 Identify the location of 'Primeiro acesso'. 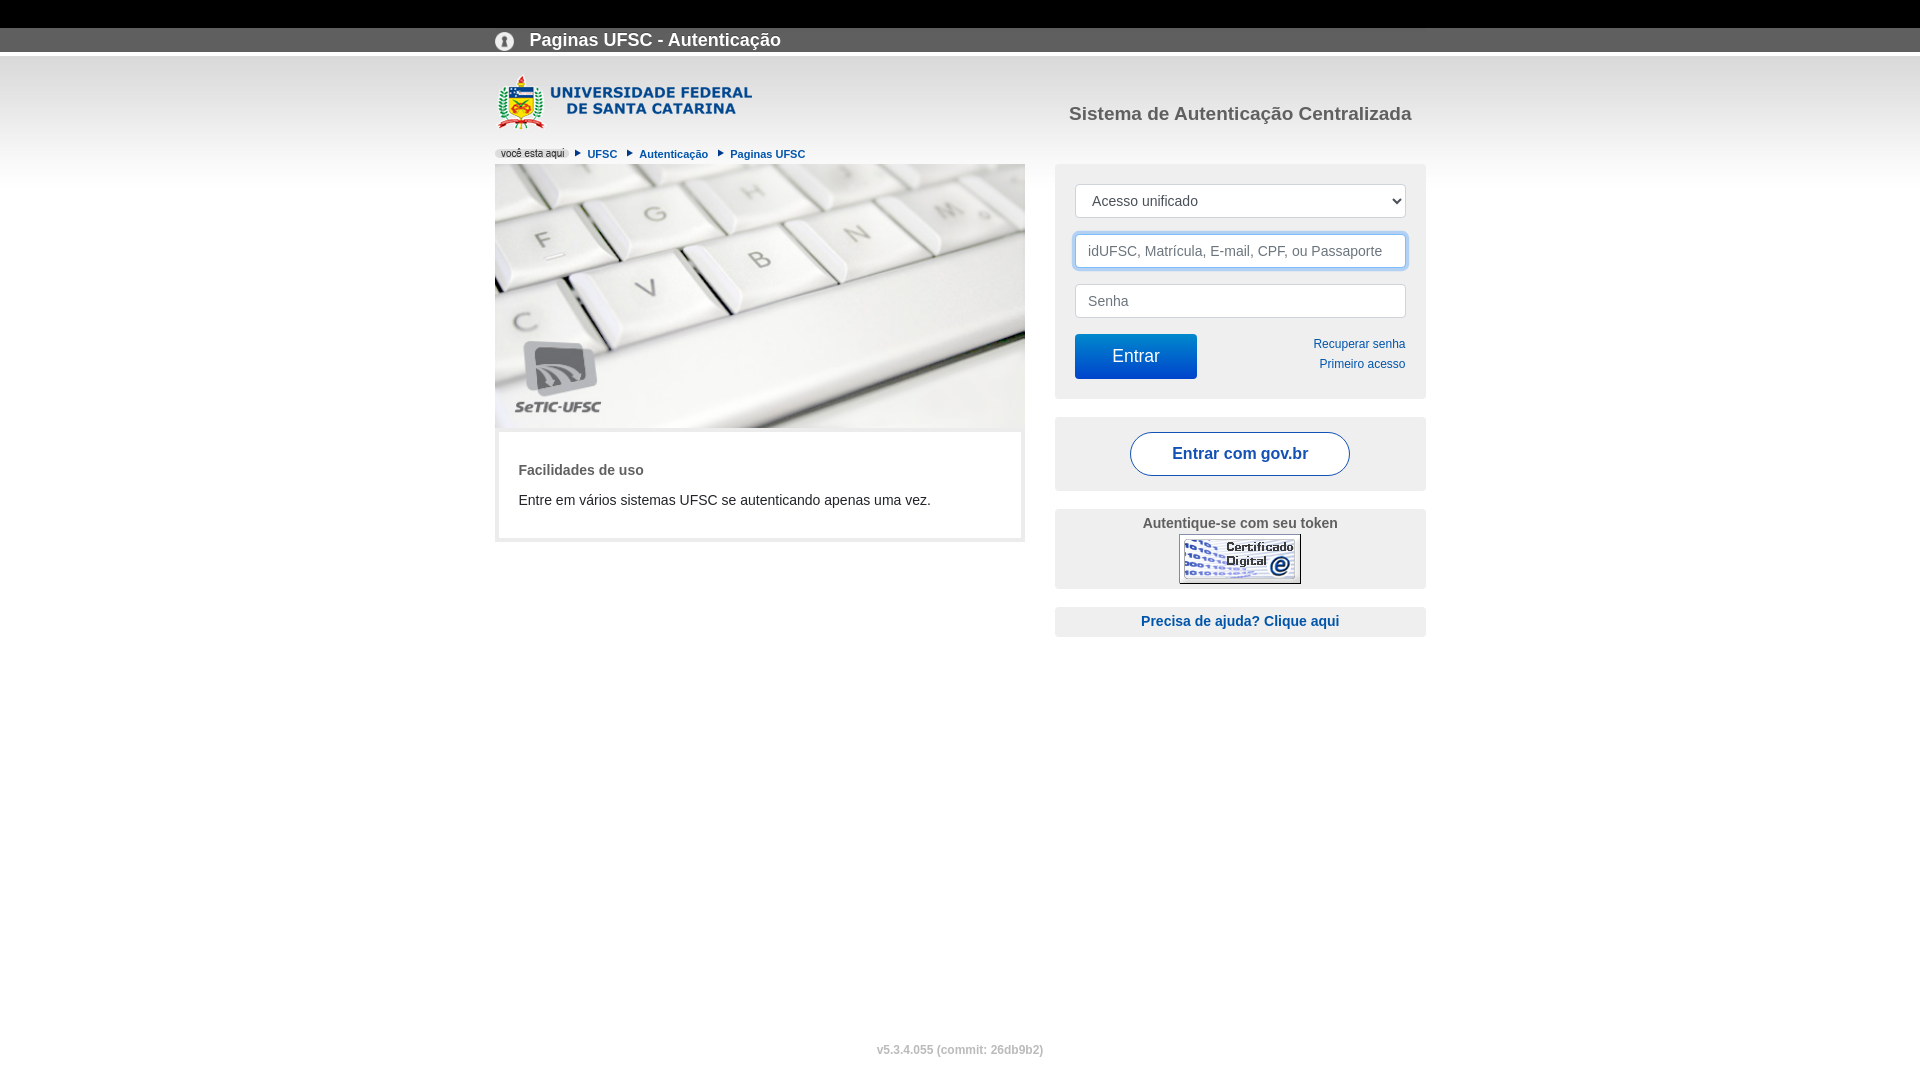
(1361, 363).